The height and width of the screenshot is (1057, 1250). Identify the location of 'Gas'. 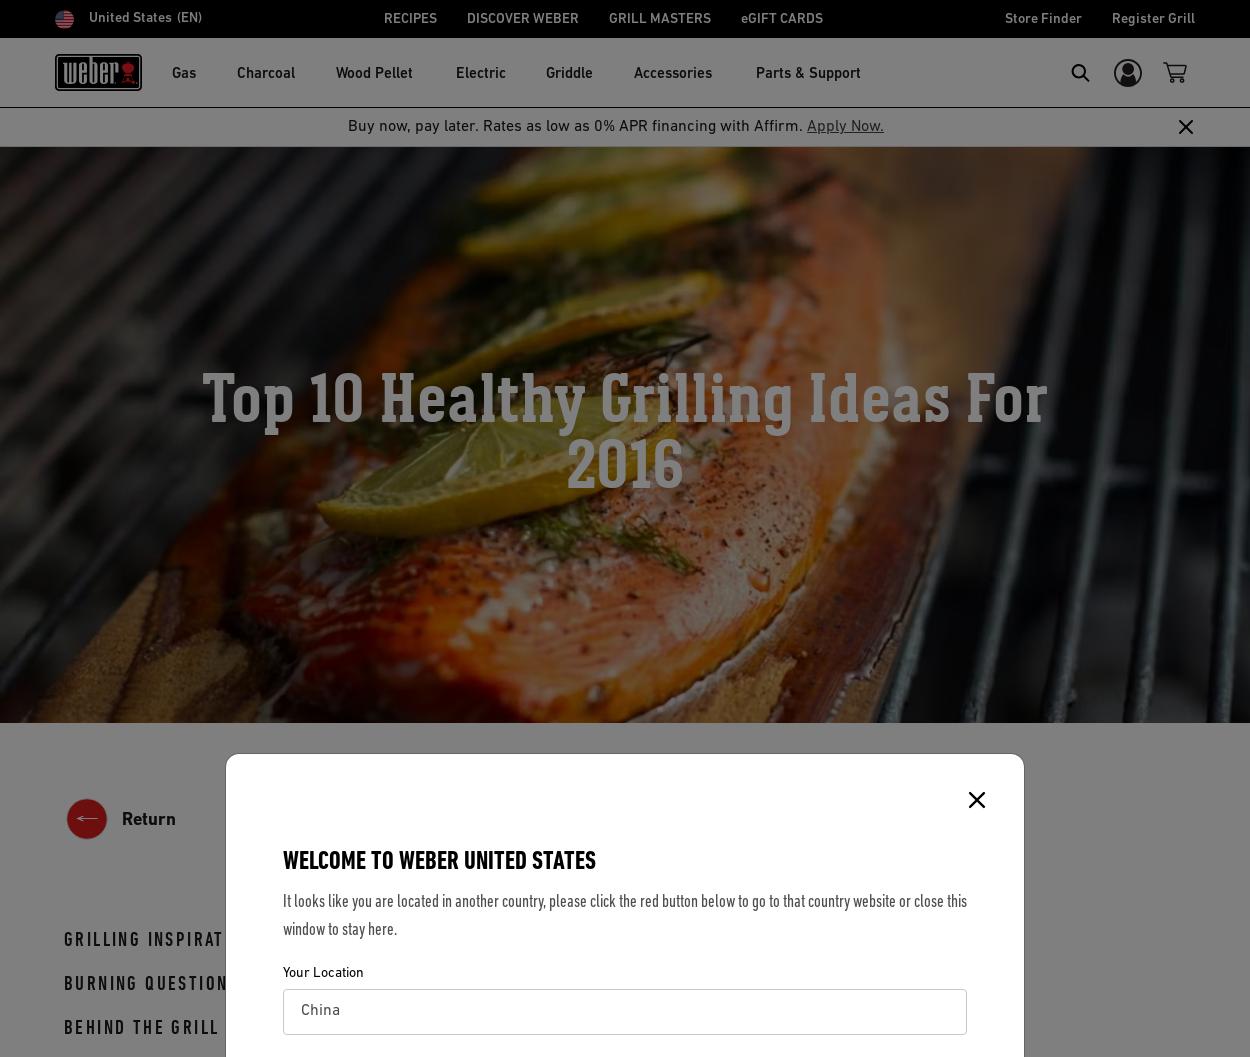
(172, 73).